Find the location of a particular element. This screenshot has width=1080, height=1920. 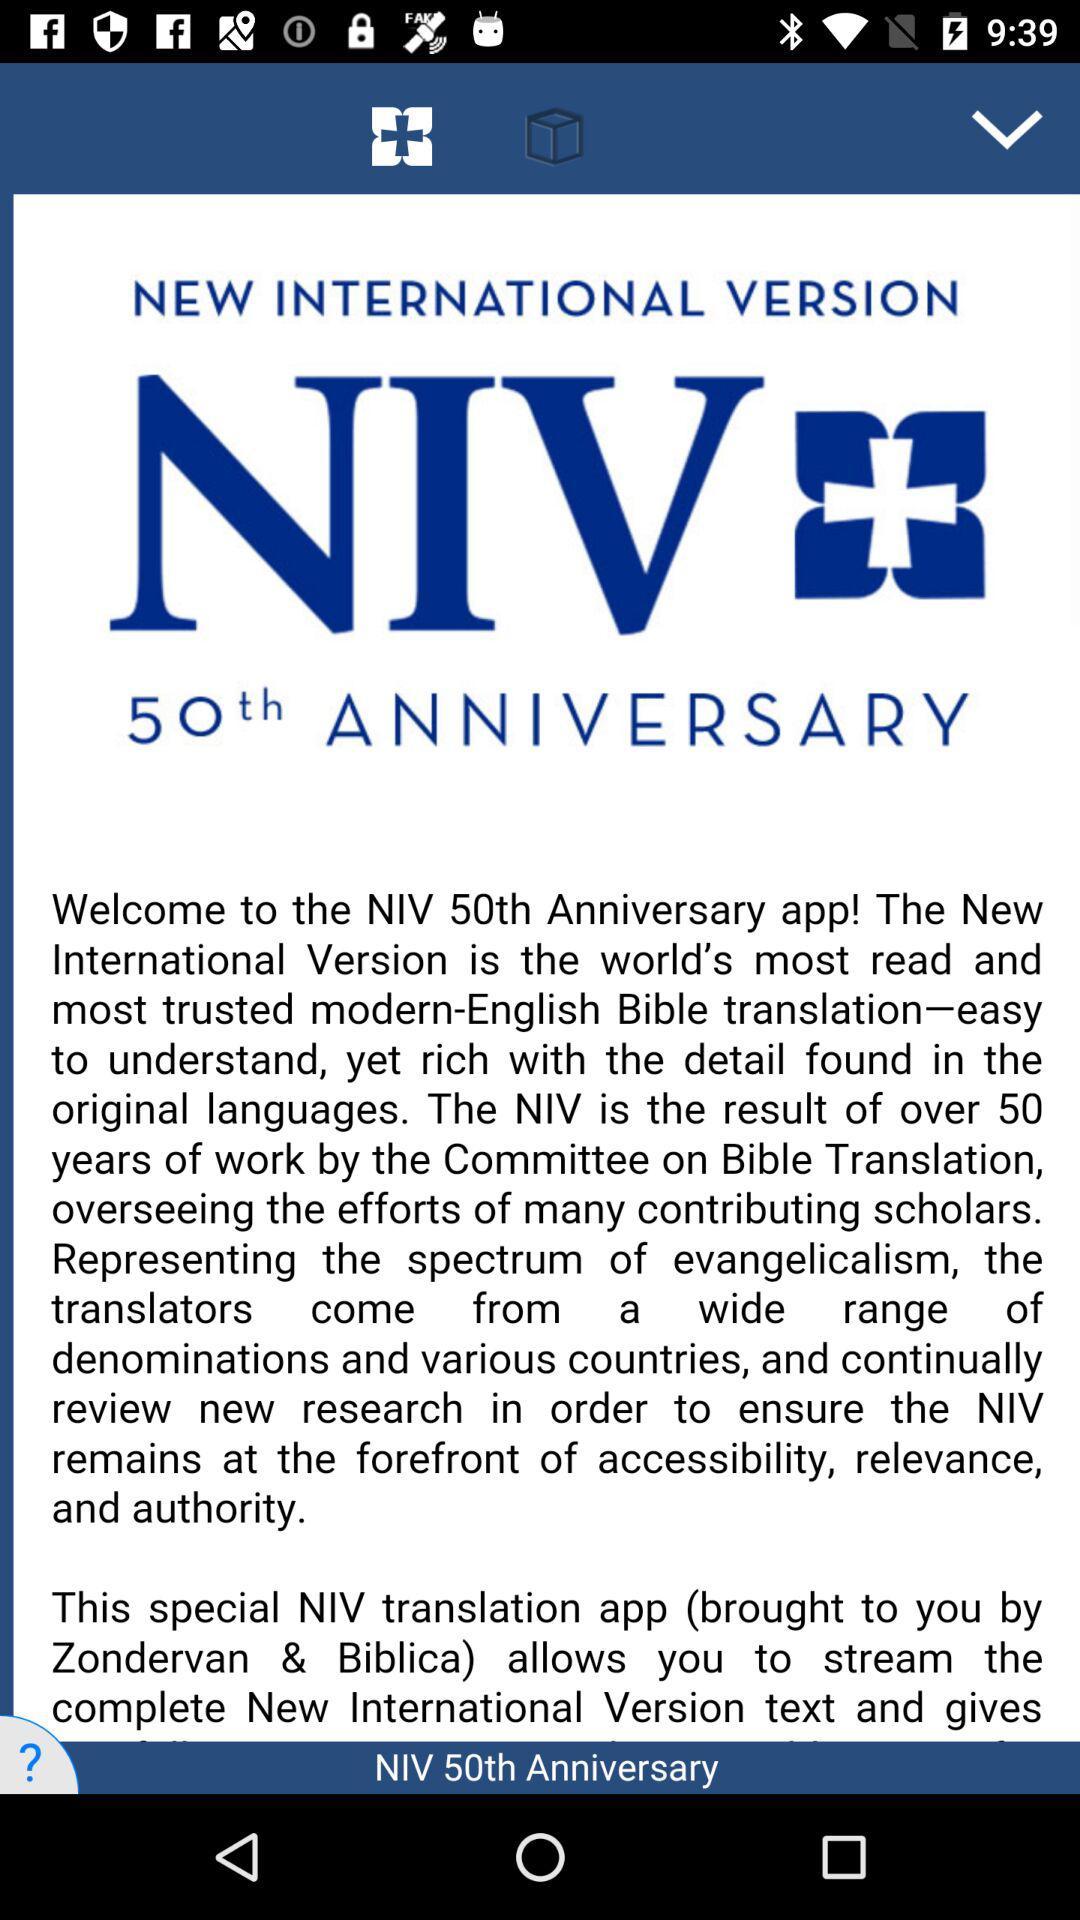

the book icon is located at coordinates (554, 128).